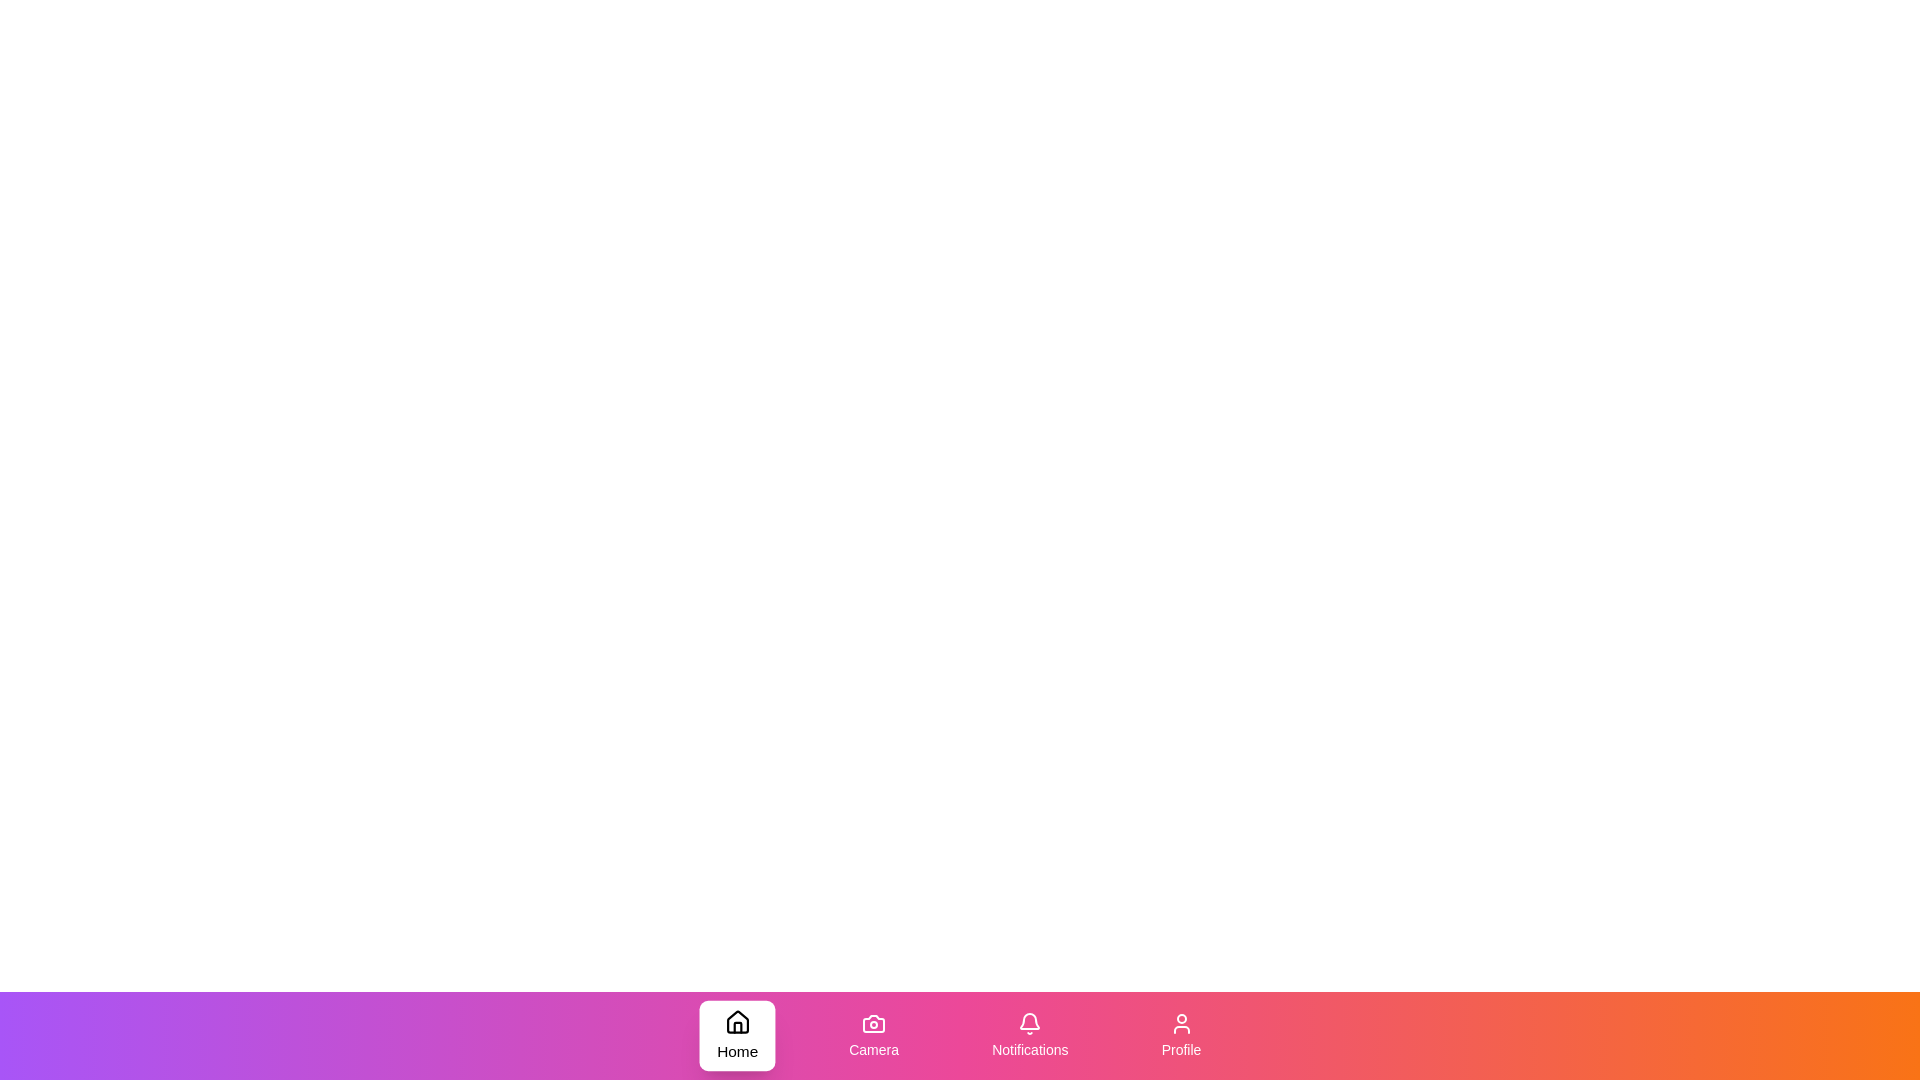 The height and width of the screenshot is (1080, 1920). Describe the element at coordinates (873, 1035) in the screenshot. I see `the Camera tab in the bottom navigation bar` at that location.